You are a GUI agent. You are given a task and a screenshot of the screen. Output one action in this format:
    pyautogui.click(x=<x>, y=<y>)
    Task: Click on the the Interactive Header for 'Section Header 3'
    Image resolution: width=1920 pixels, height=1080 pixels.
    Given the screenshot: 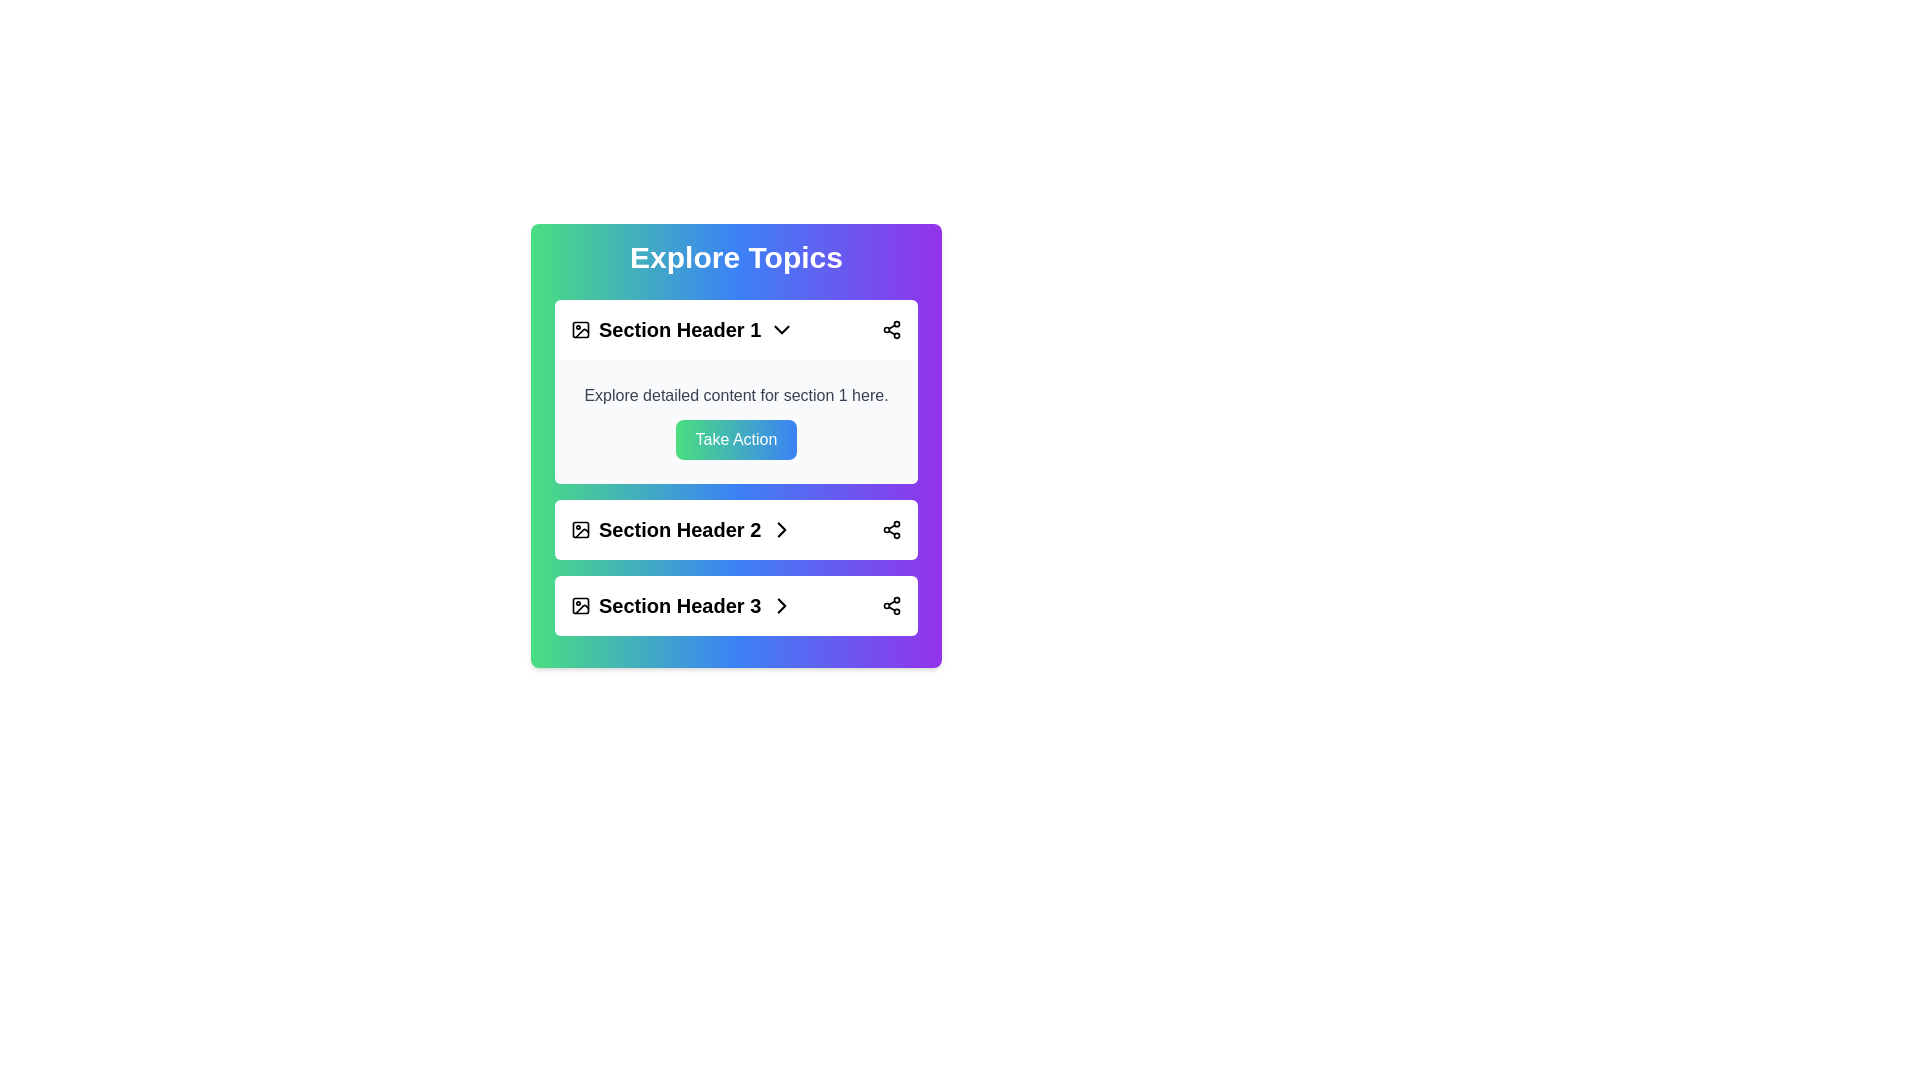 What is the action you would take?
    pyautogui.click(x=735, y=604)
    